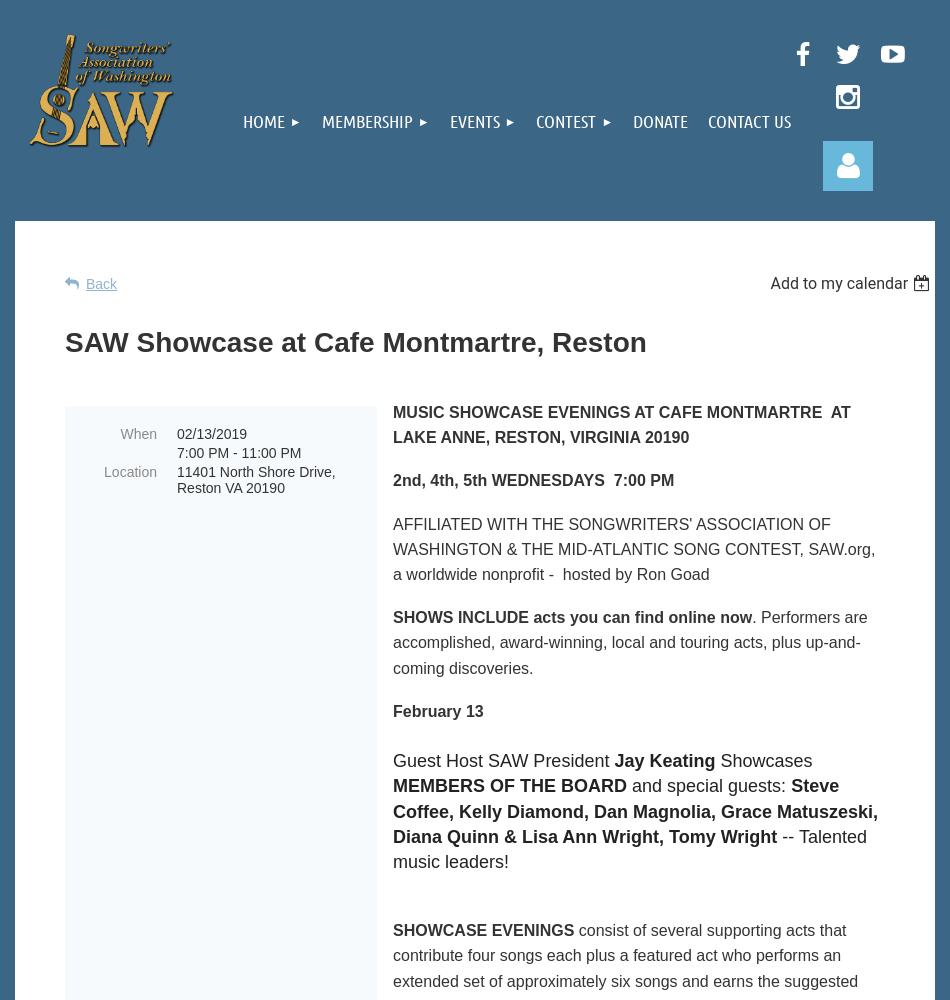  Describe the element at coordinates (437, 709) in the screenshot. I see `'February 13'` at that location.